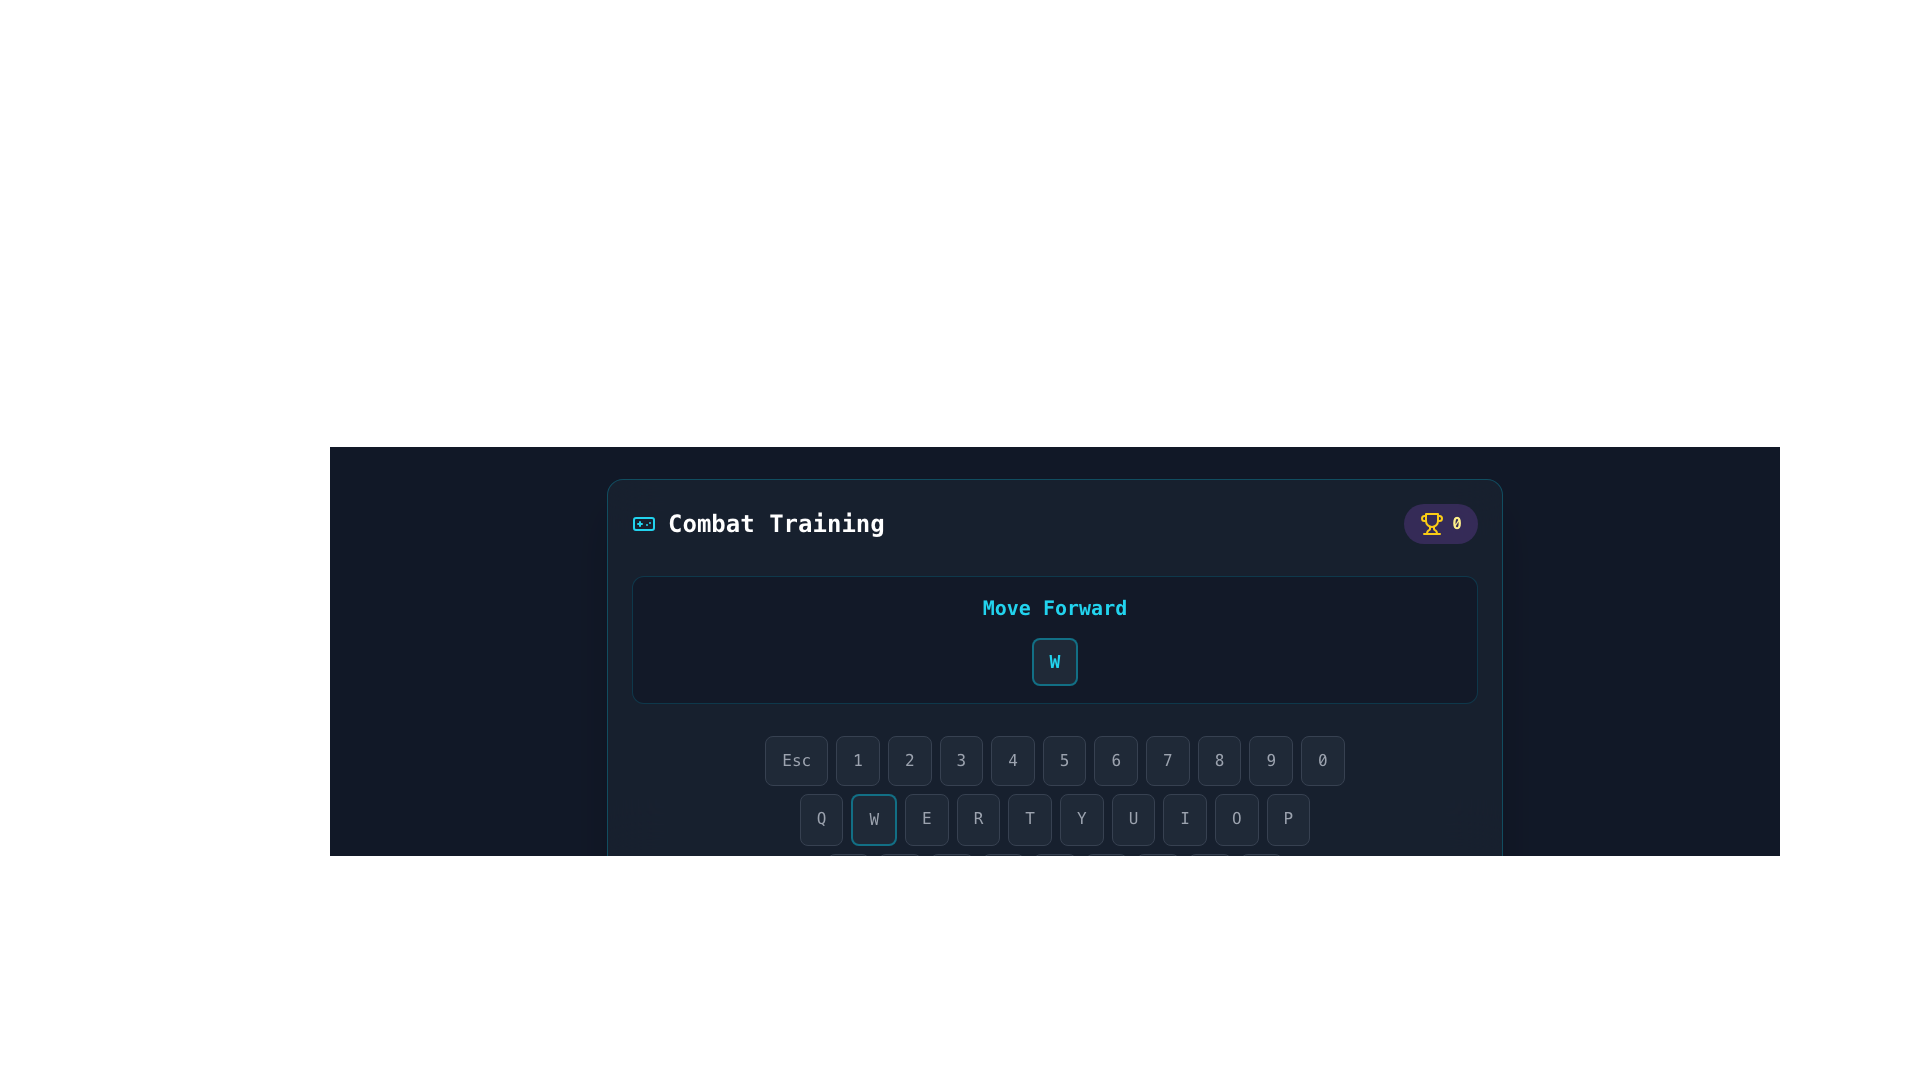 This screenshot has height=1080, width=1920. What do you see at coordinates (643, 523) in the screenshot?
I see `the video game controller icon with a cyan outline located to the left of the 'Combat Training' text in the top-left area of the interface` at bounding box center [643, 523].